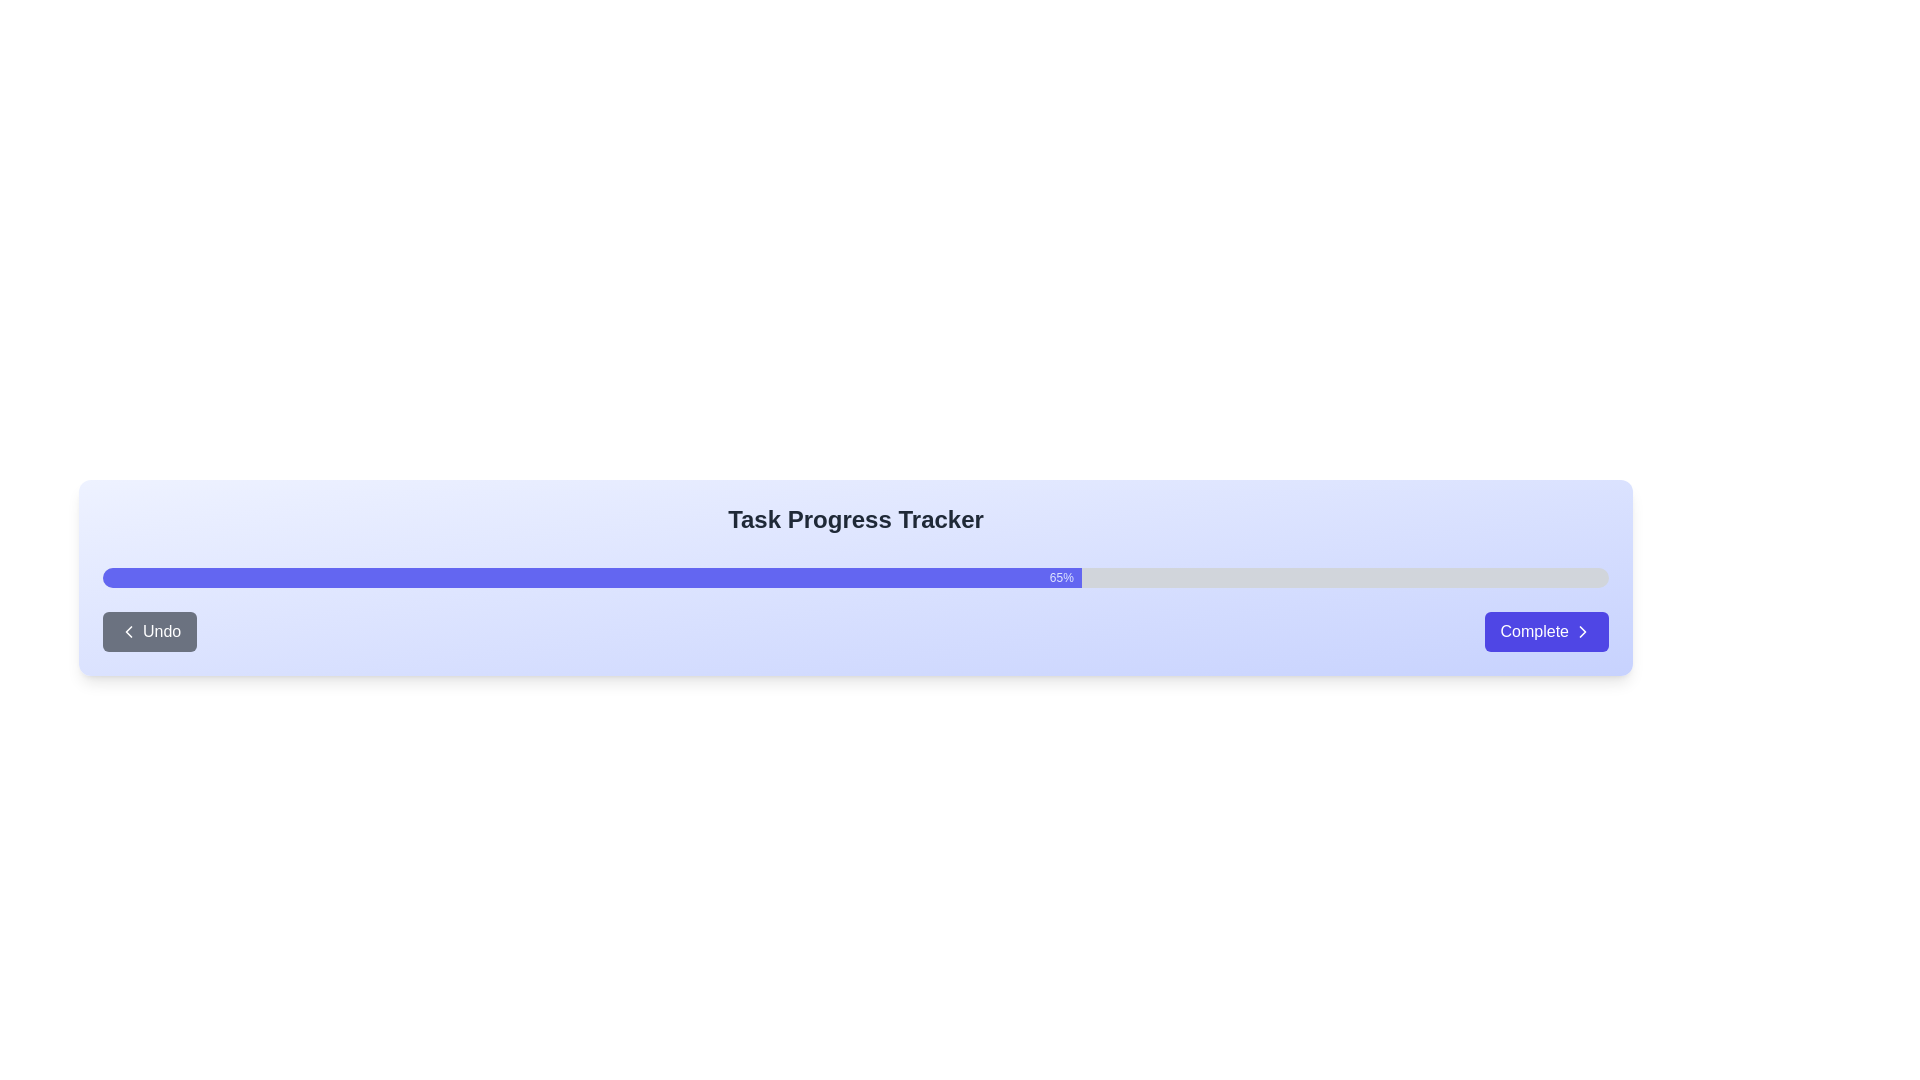 The width and height of the screenshot is (1920, 1080). Describe the element at coordinates (855, 632) in the screenshot. I see `the 'Complete' button of the composite control element containing 'Undo' and 'Complete' buttons` at that location.